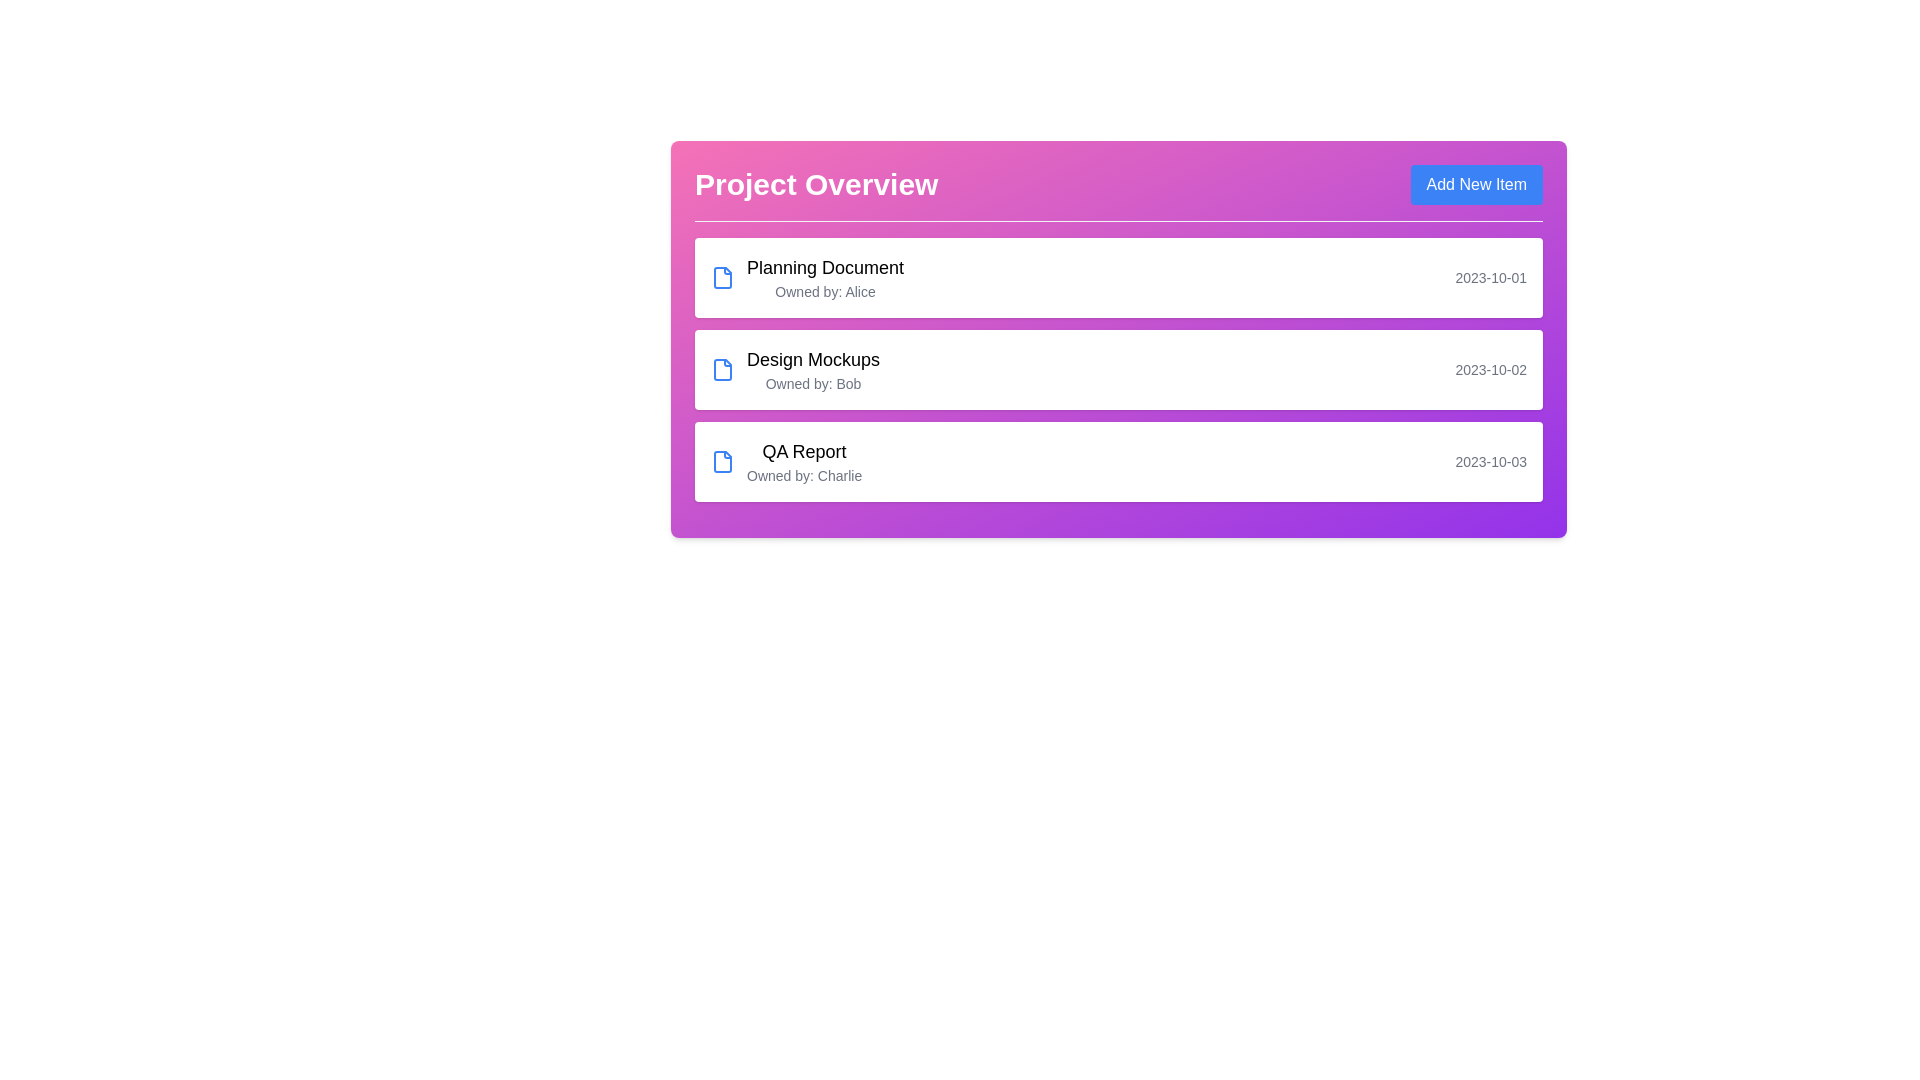  I want to click on the static text label displaying '2023-10-02' in gray font, located at the right end of the block labeled 'Design Mockups' and 'Owned by: Bob', so click(1491, 370).